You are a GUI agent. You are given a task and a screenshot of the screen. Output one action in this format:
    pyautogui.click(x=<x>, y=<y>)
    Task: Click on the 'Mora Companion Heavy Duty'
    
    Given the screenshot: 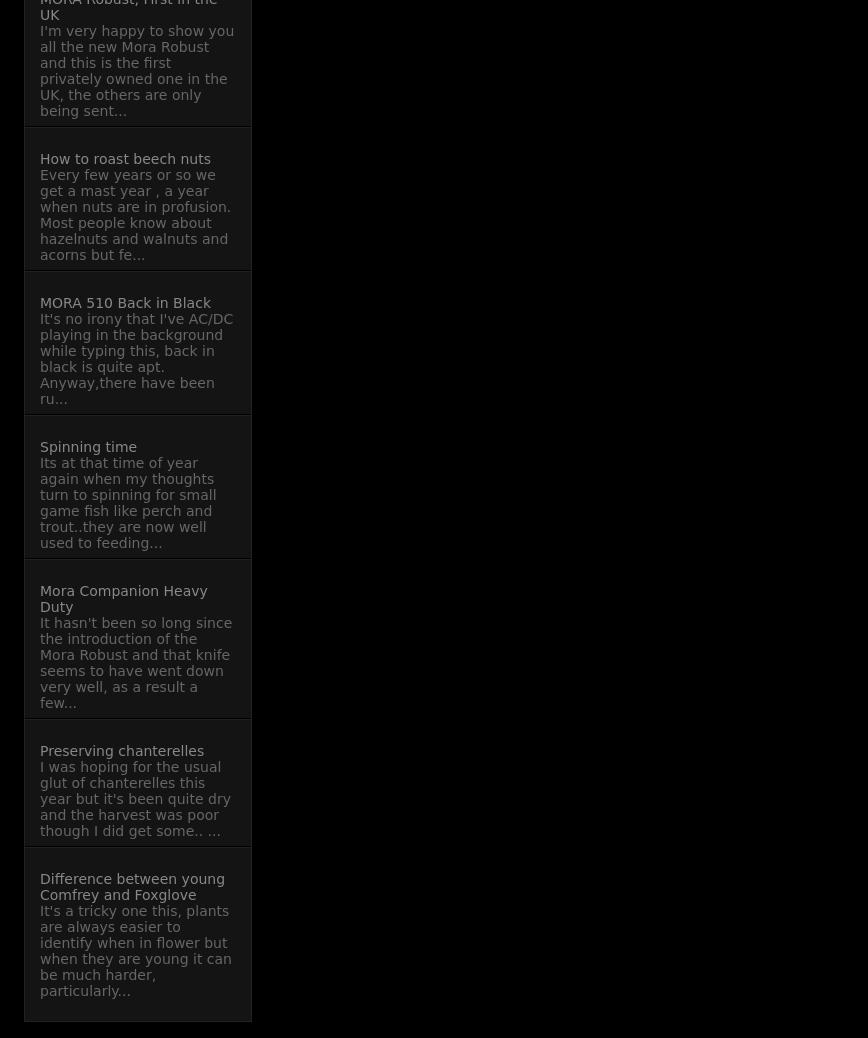 What is the action you would take?
    pyautogui.click(x=40, y=598)
    